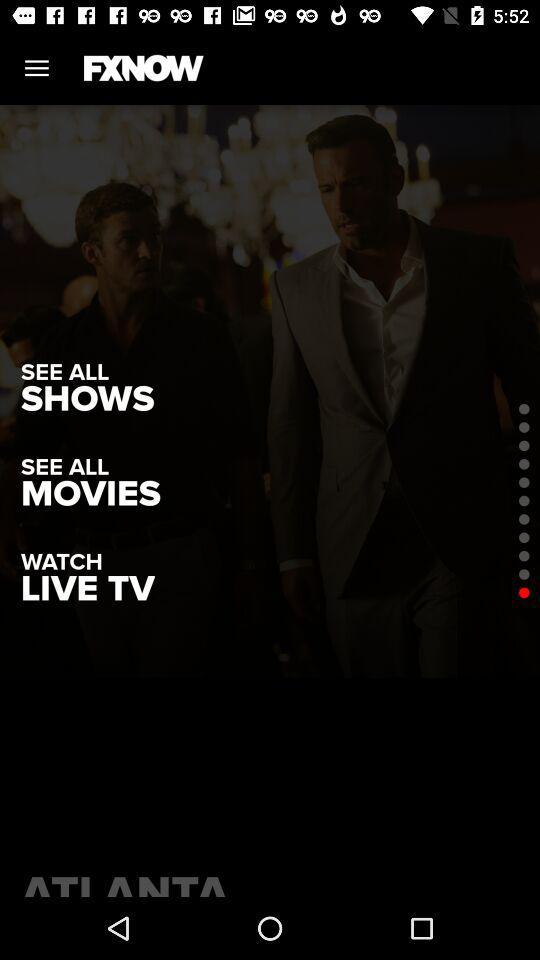 Image resolution: width=540 pixels, height=960 pixels. What do you see at coordinates (89, 493) in the screenshot?
I see `item above the watch icon` at bounding box center [89, 493].